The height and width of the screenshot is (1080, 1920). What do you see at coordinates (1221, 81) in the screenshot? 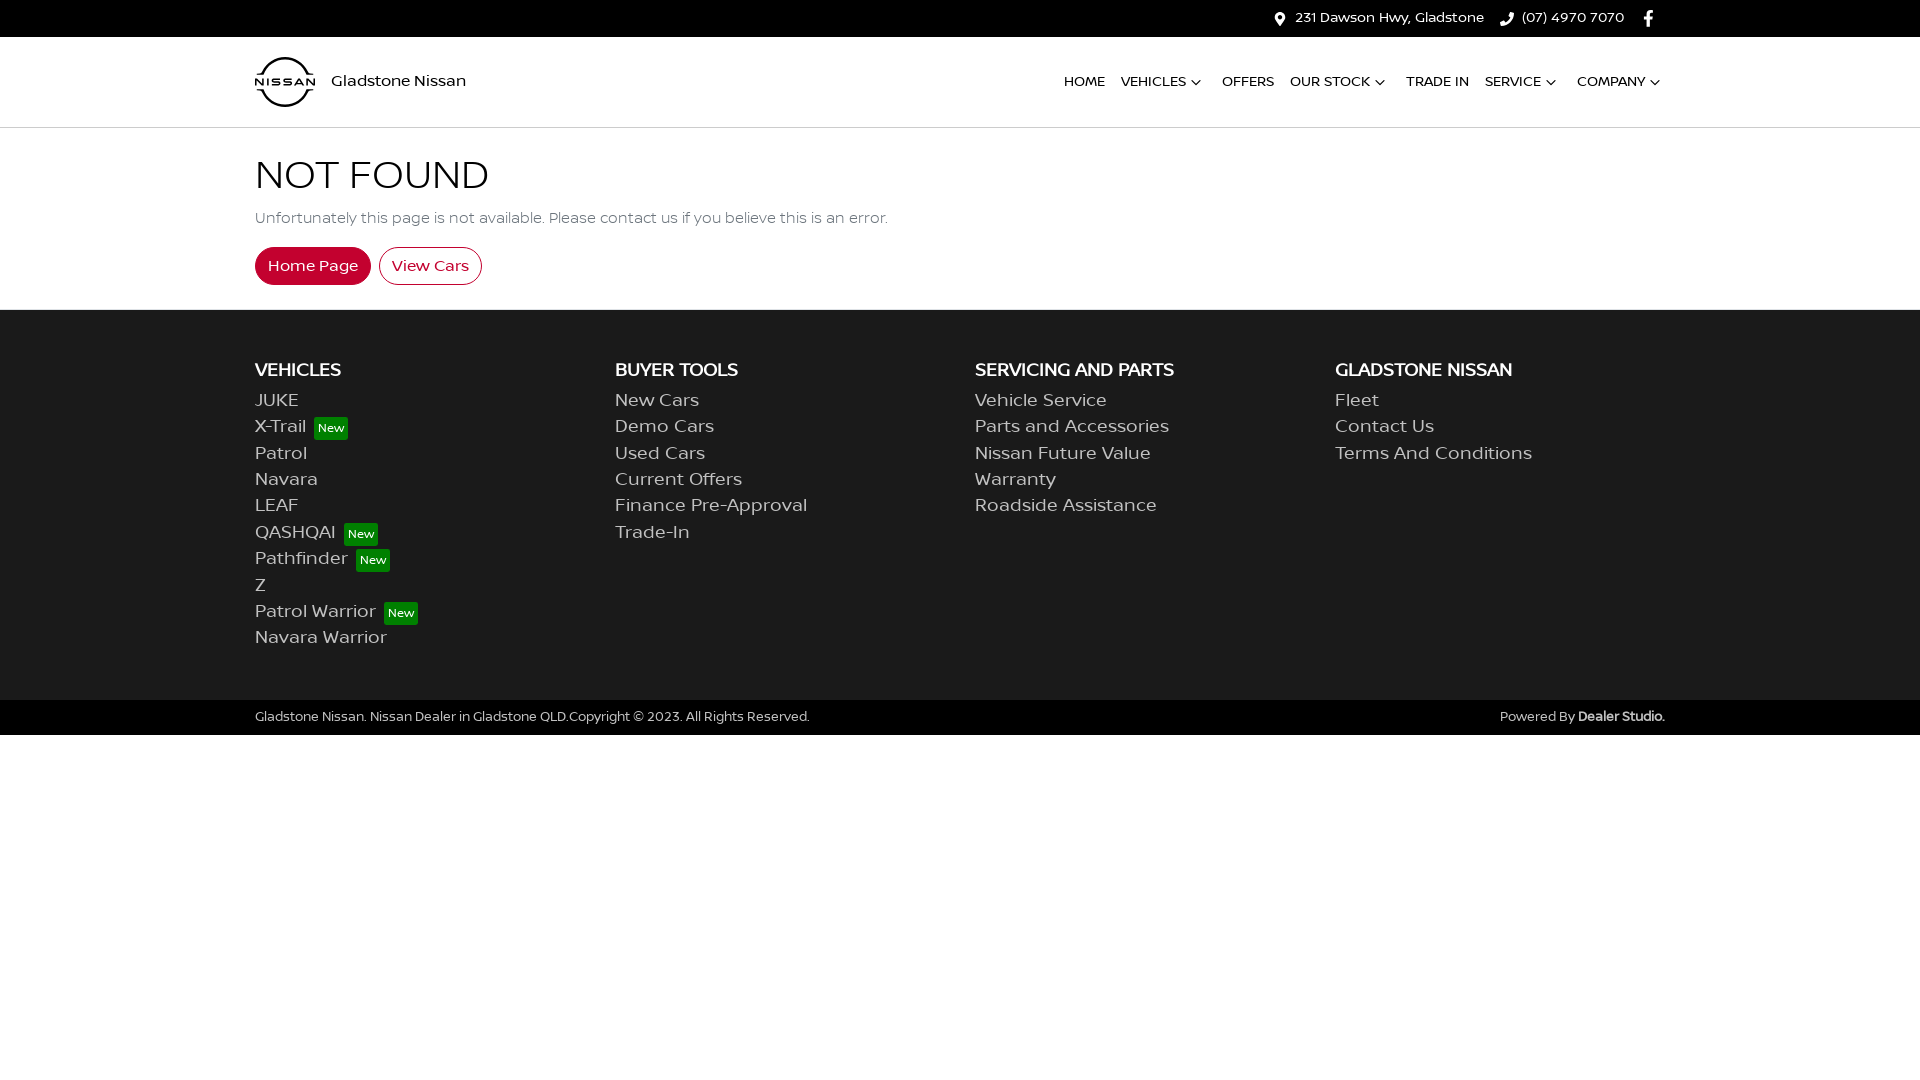
I see `'OFFERS'` at bounding box center [1221, 81].